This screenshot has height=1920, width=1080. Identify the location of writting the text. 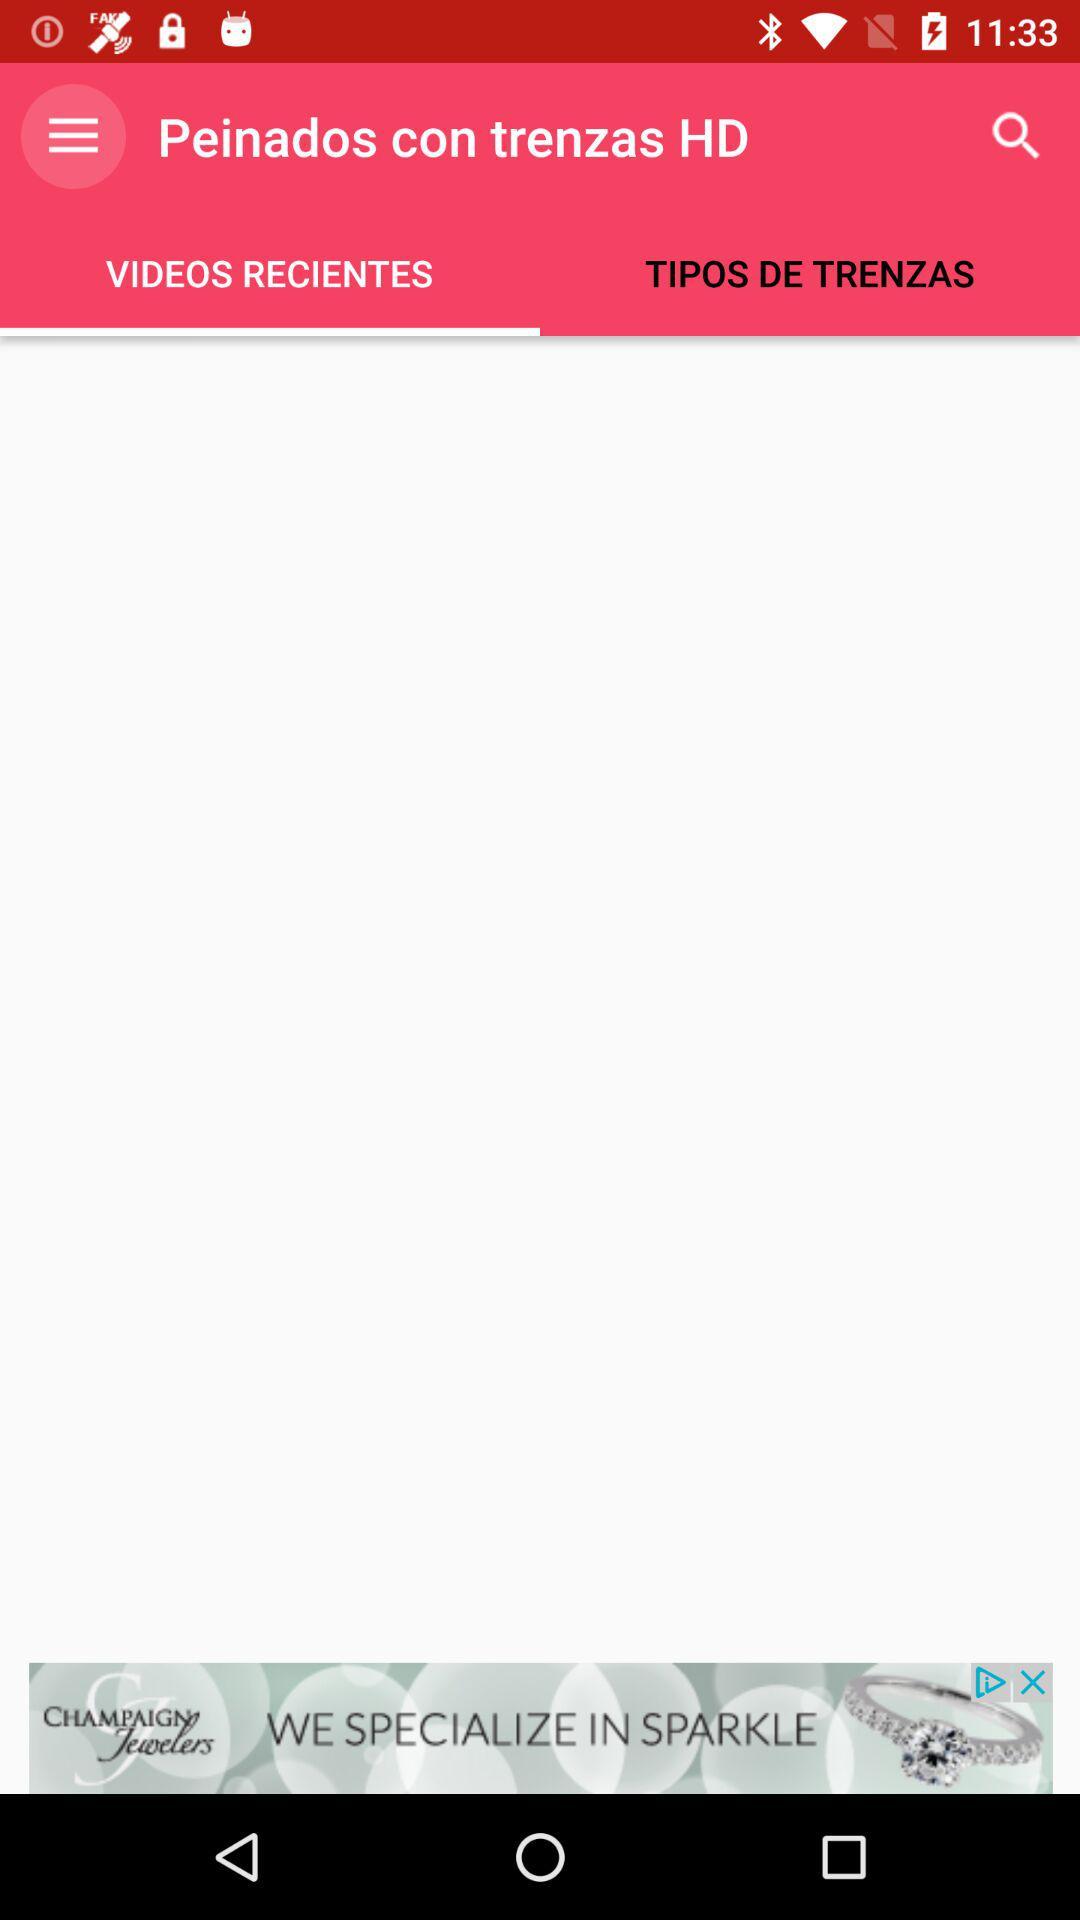
(540, 999).